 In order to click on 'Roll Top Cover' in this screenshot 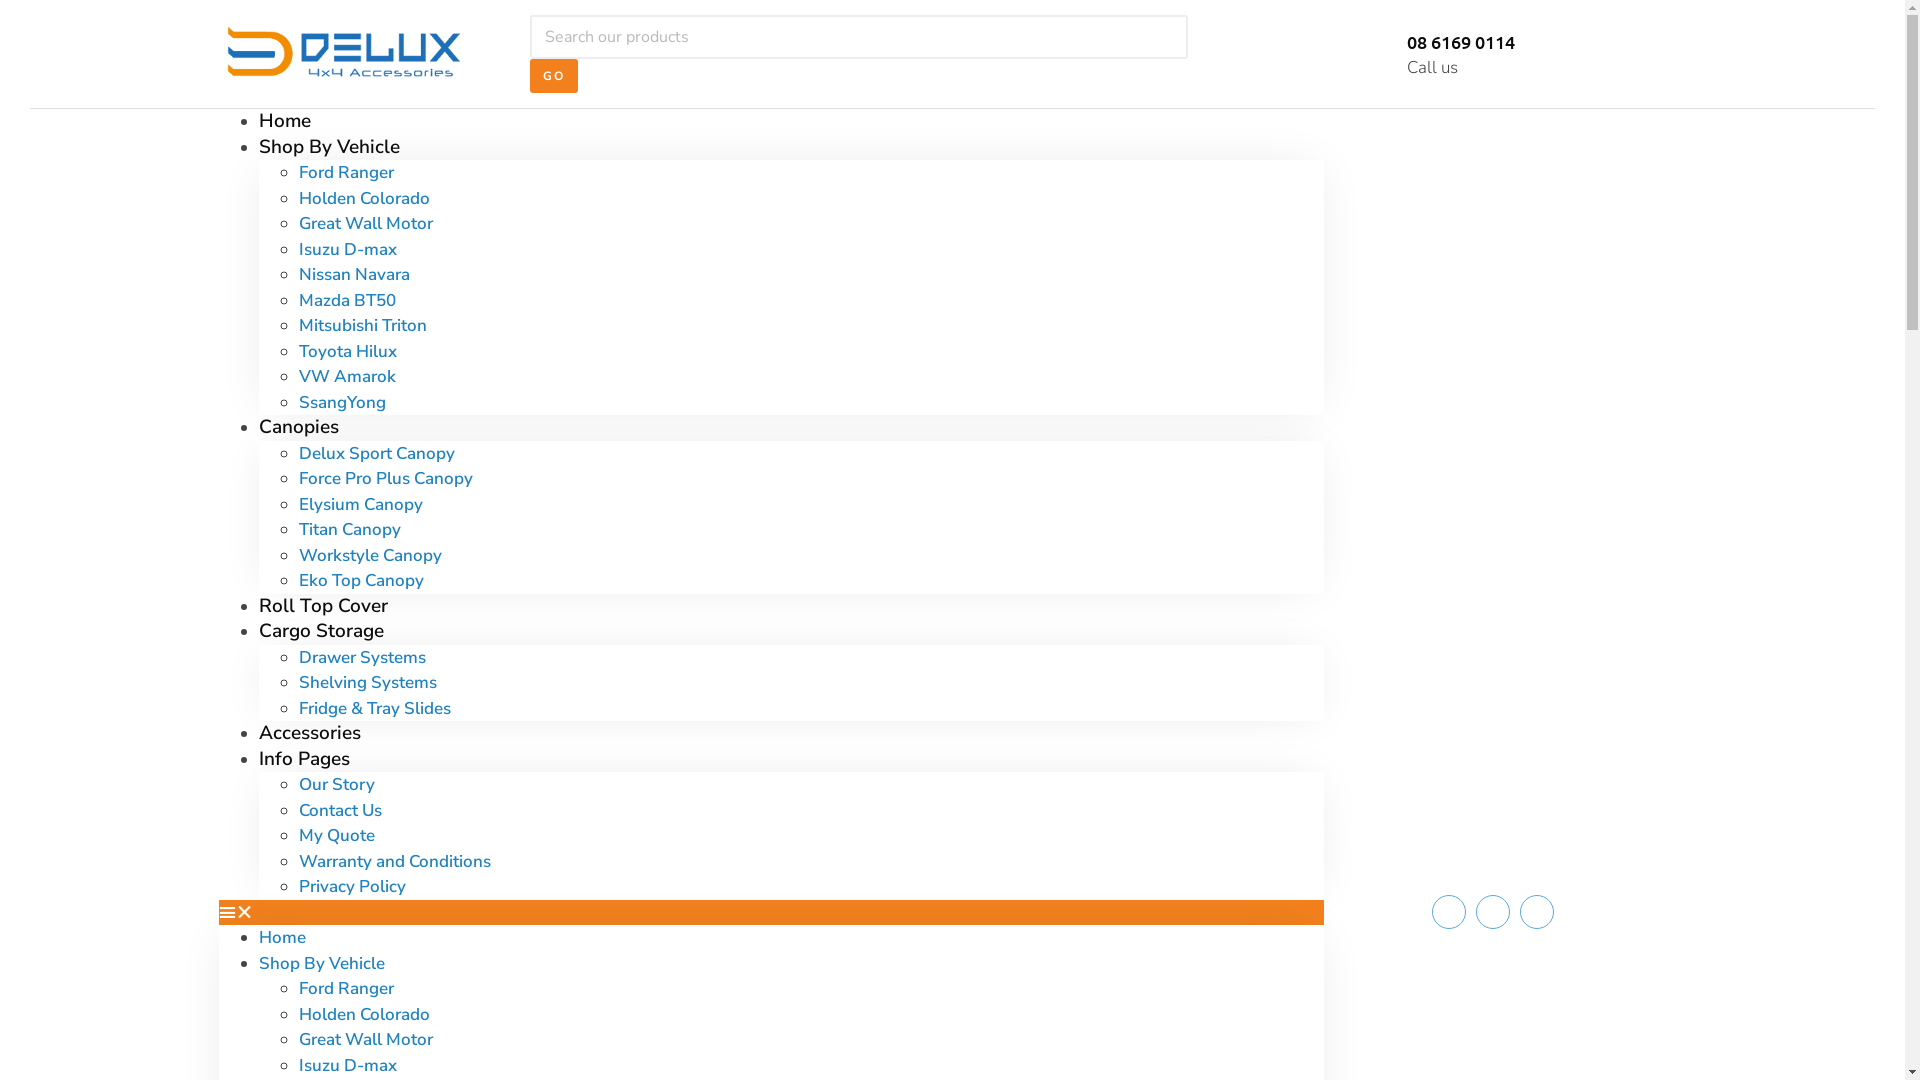, I will do `click(322, 604)`.